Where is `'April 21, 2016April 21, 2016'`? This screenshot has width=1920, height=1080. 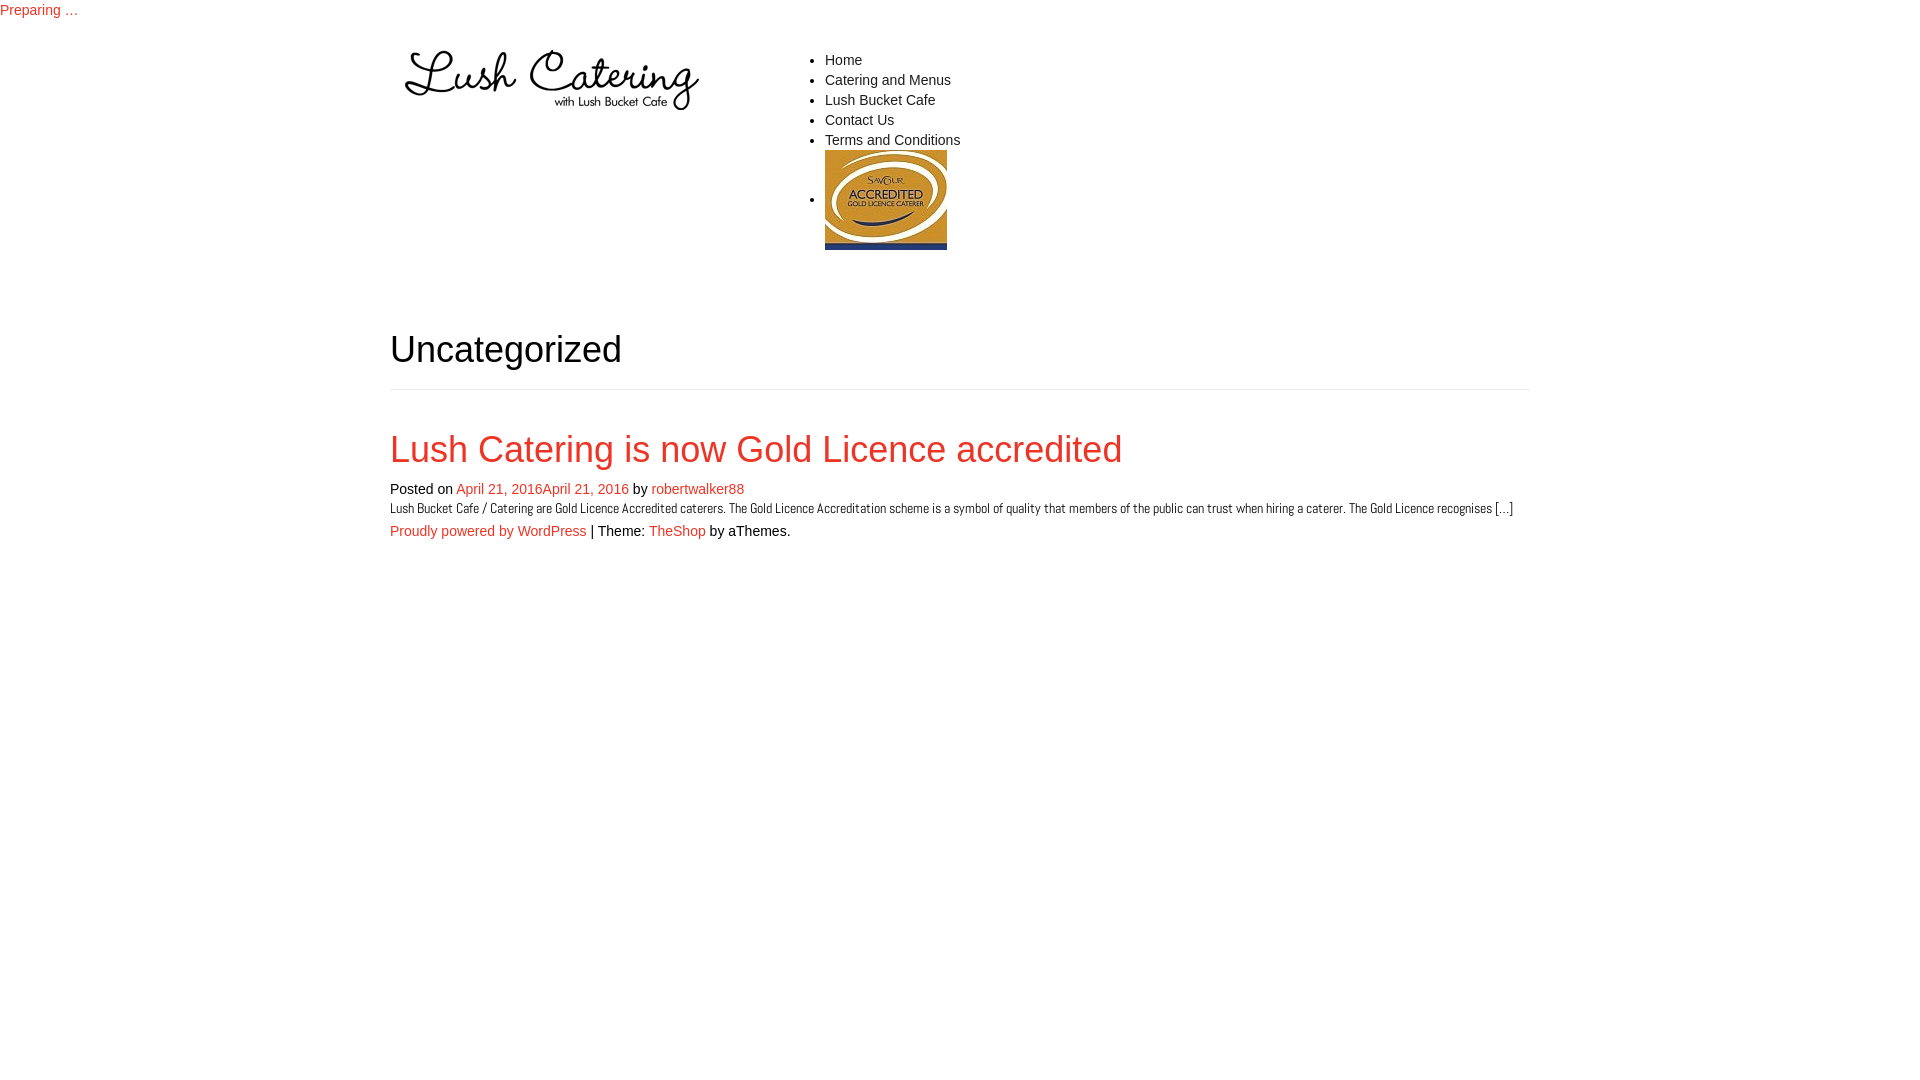 'April 21, 2016April 21, 2016' is located at coordinates (542, 489).